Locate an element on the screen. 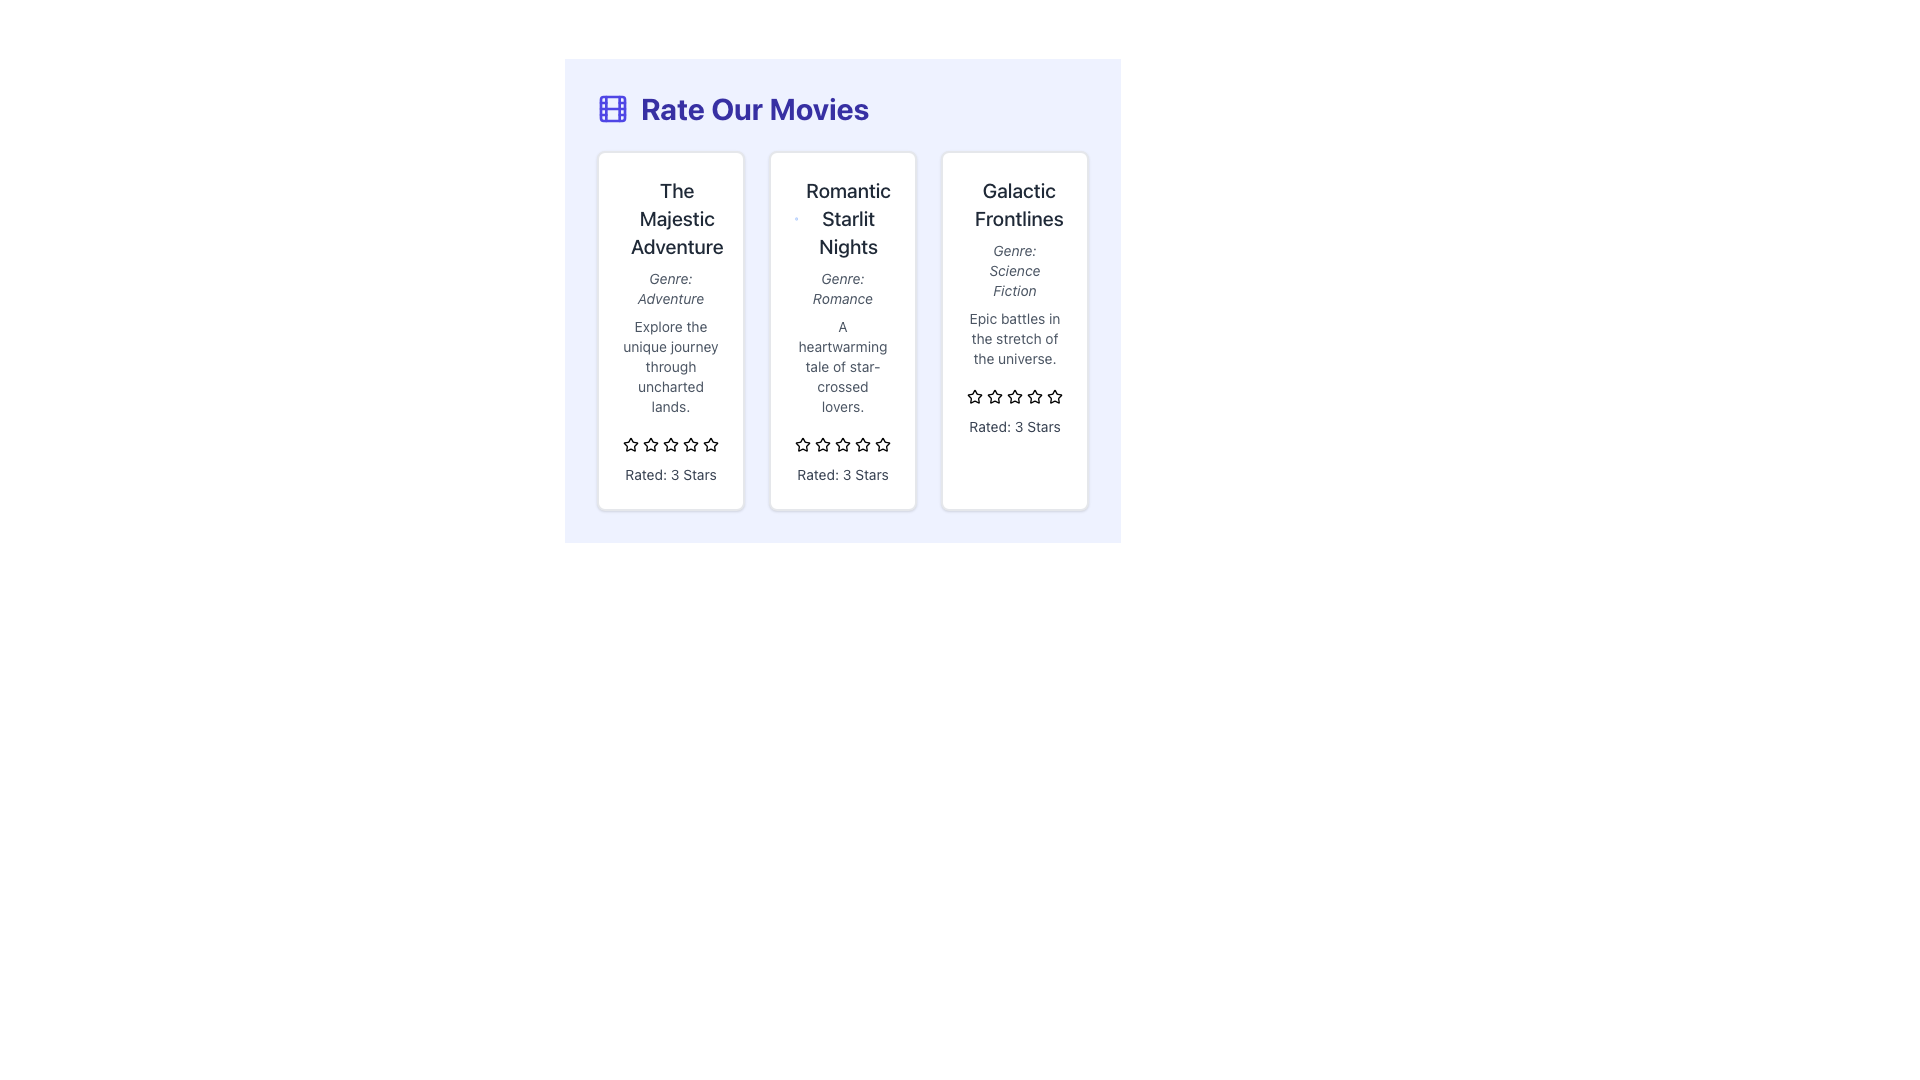  the first star icon in the five-star rating row below 'The Majestic Adventure' movie card is located at coordinates (629, 443).